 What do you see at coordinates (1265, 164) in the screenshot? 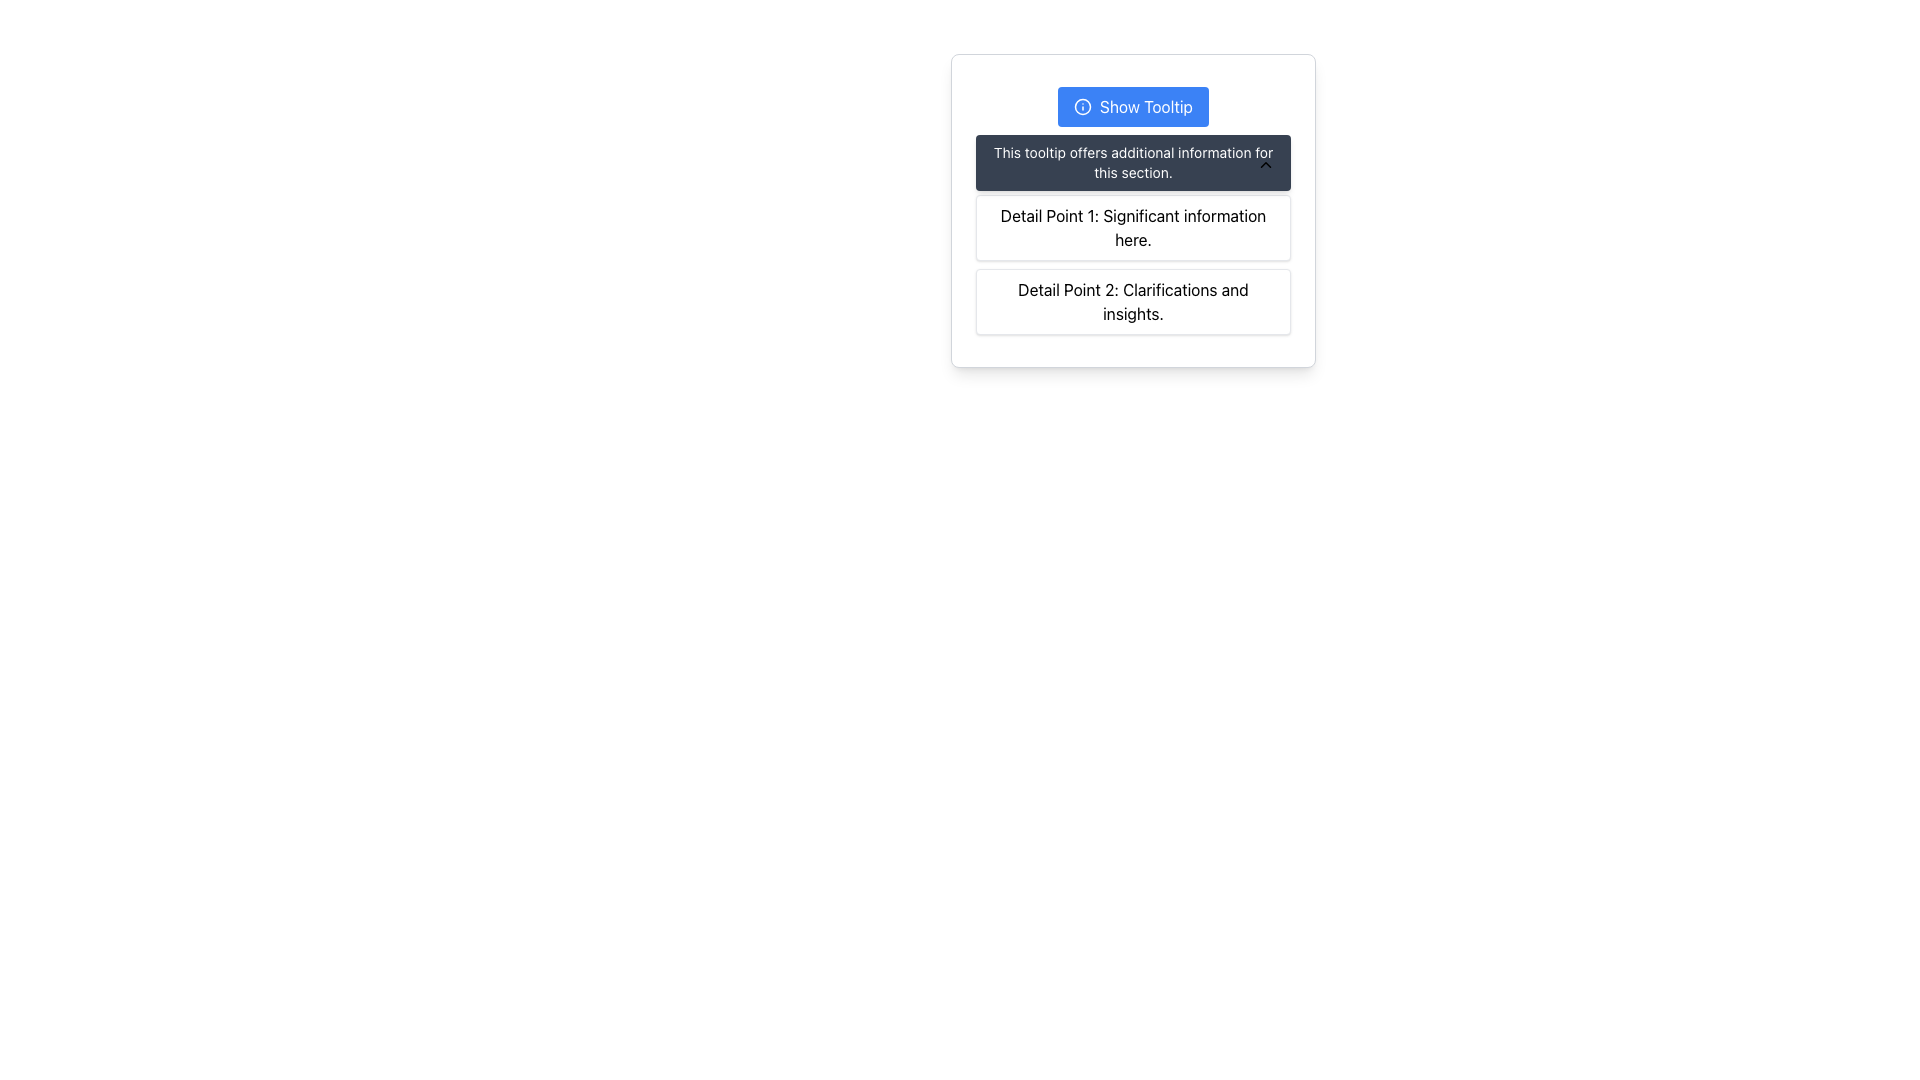
I see `the small downward-facing chevron icon located at the far right end of the 'More Details' button` at bounding box center [1265, 164].